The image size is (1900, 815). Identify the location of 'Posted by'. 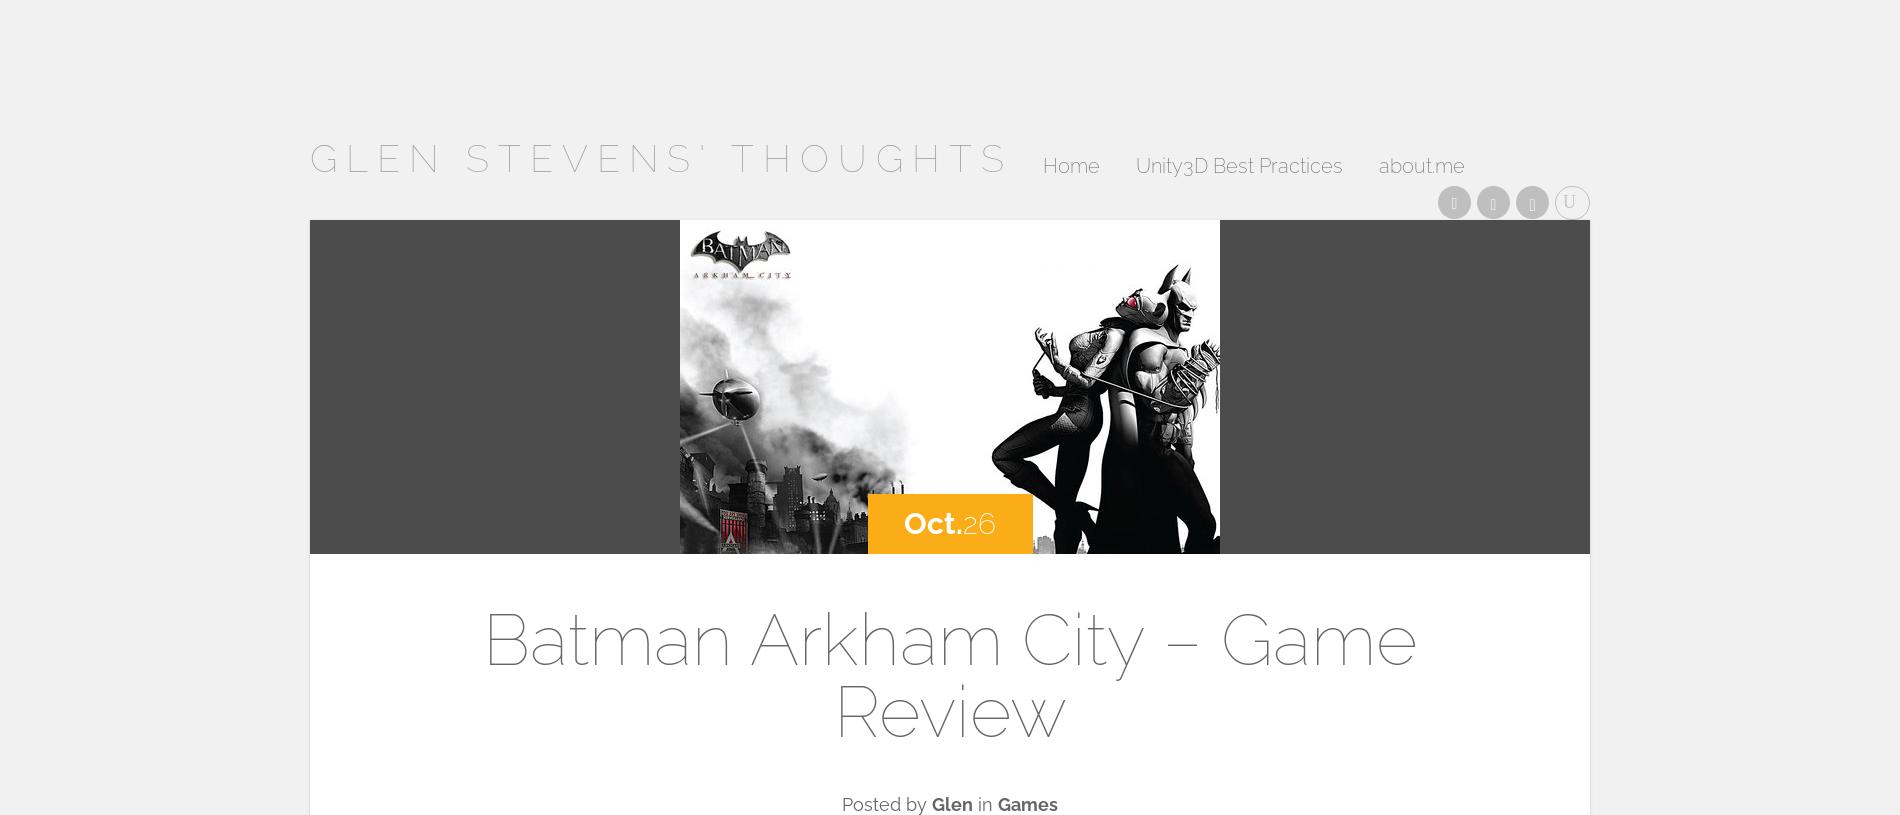
(885, 804).